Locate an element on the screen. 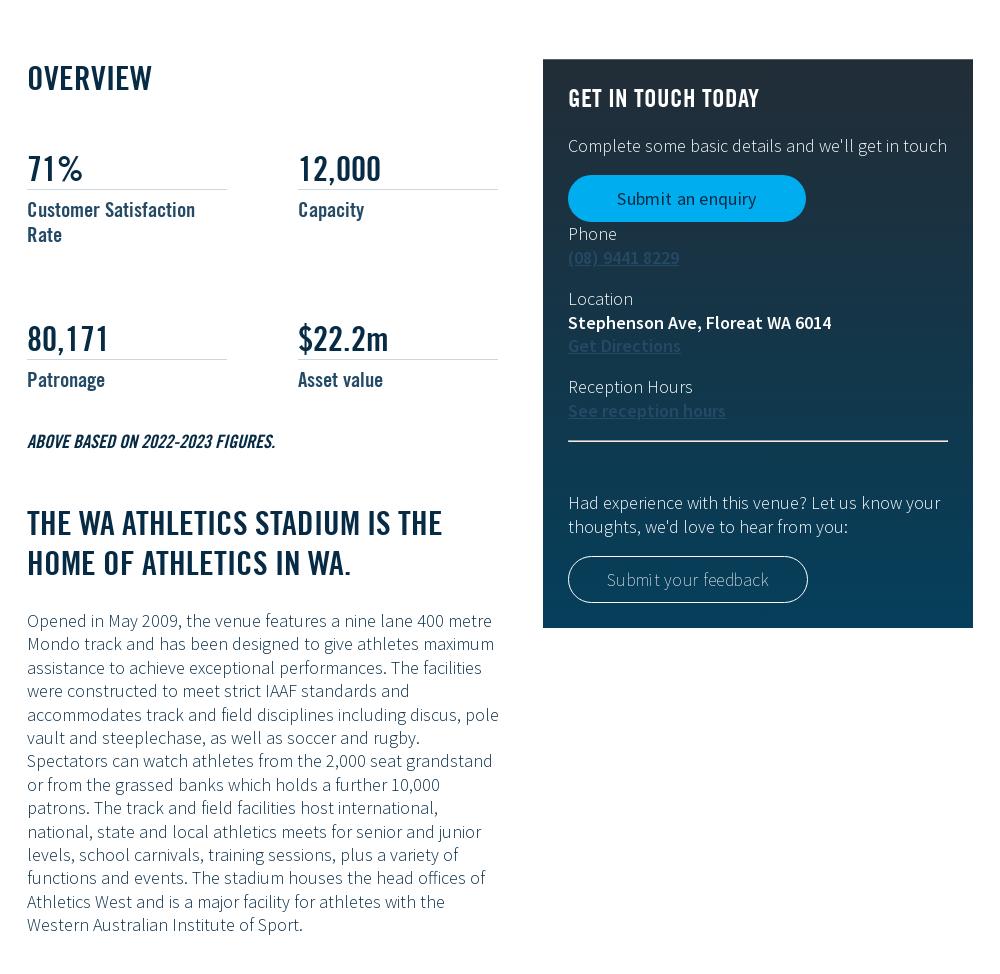 The height and width of the screenshot is (974, 1000). 'Above based on 2022-2023 figures.' is located at coordinates (27, 438).